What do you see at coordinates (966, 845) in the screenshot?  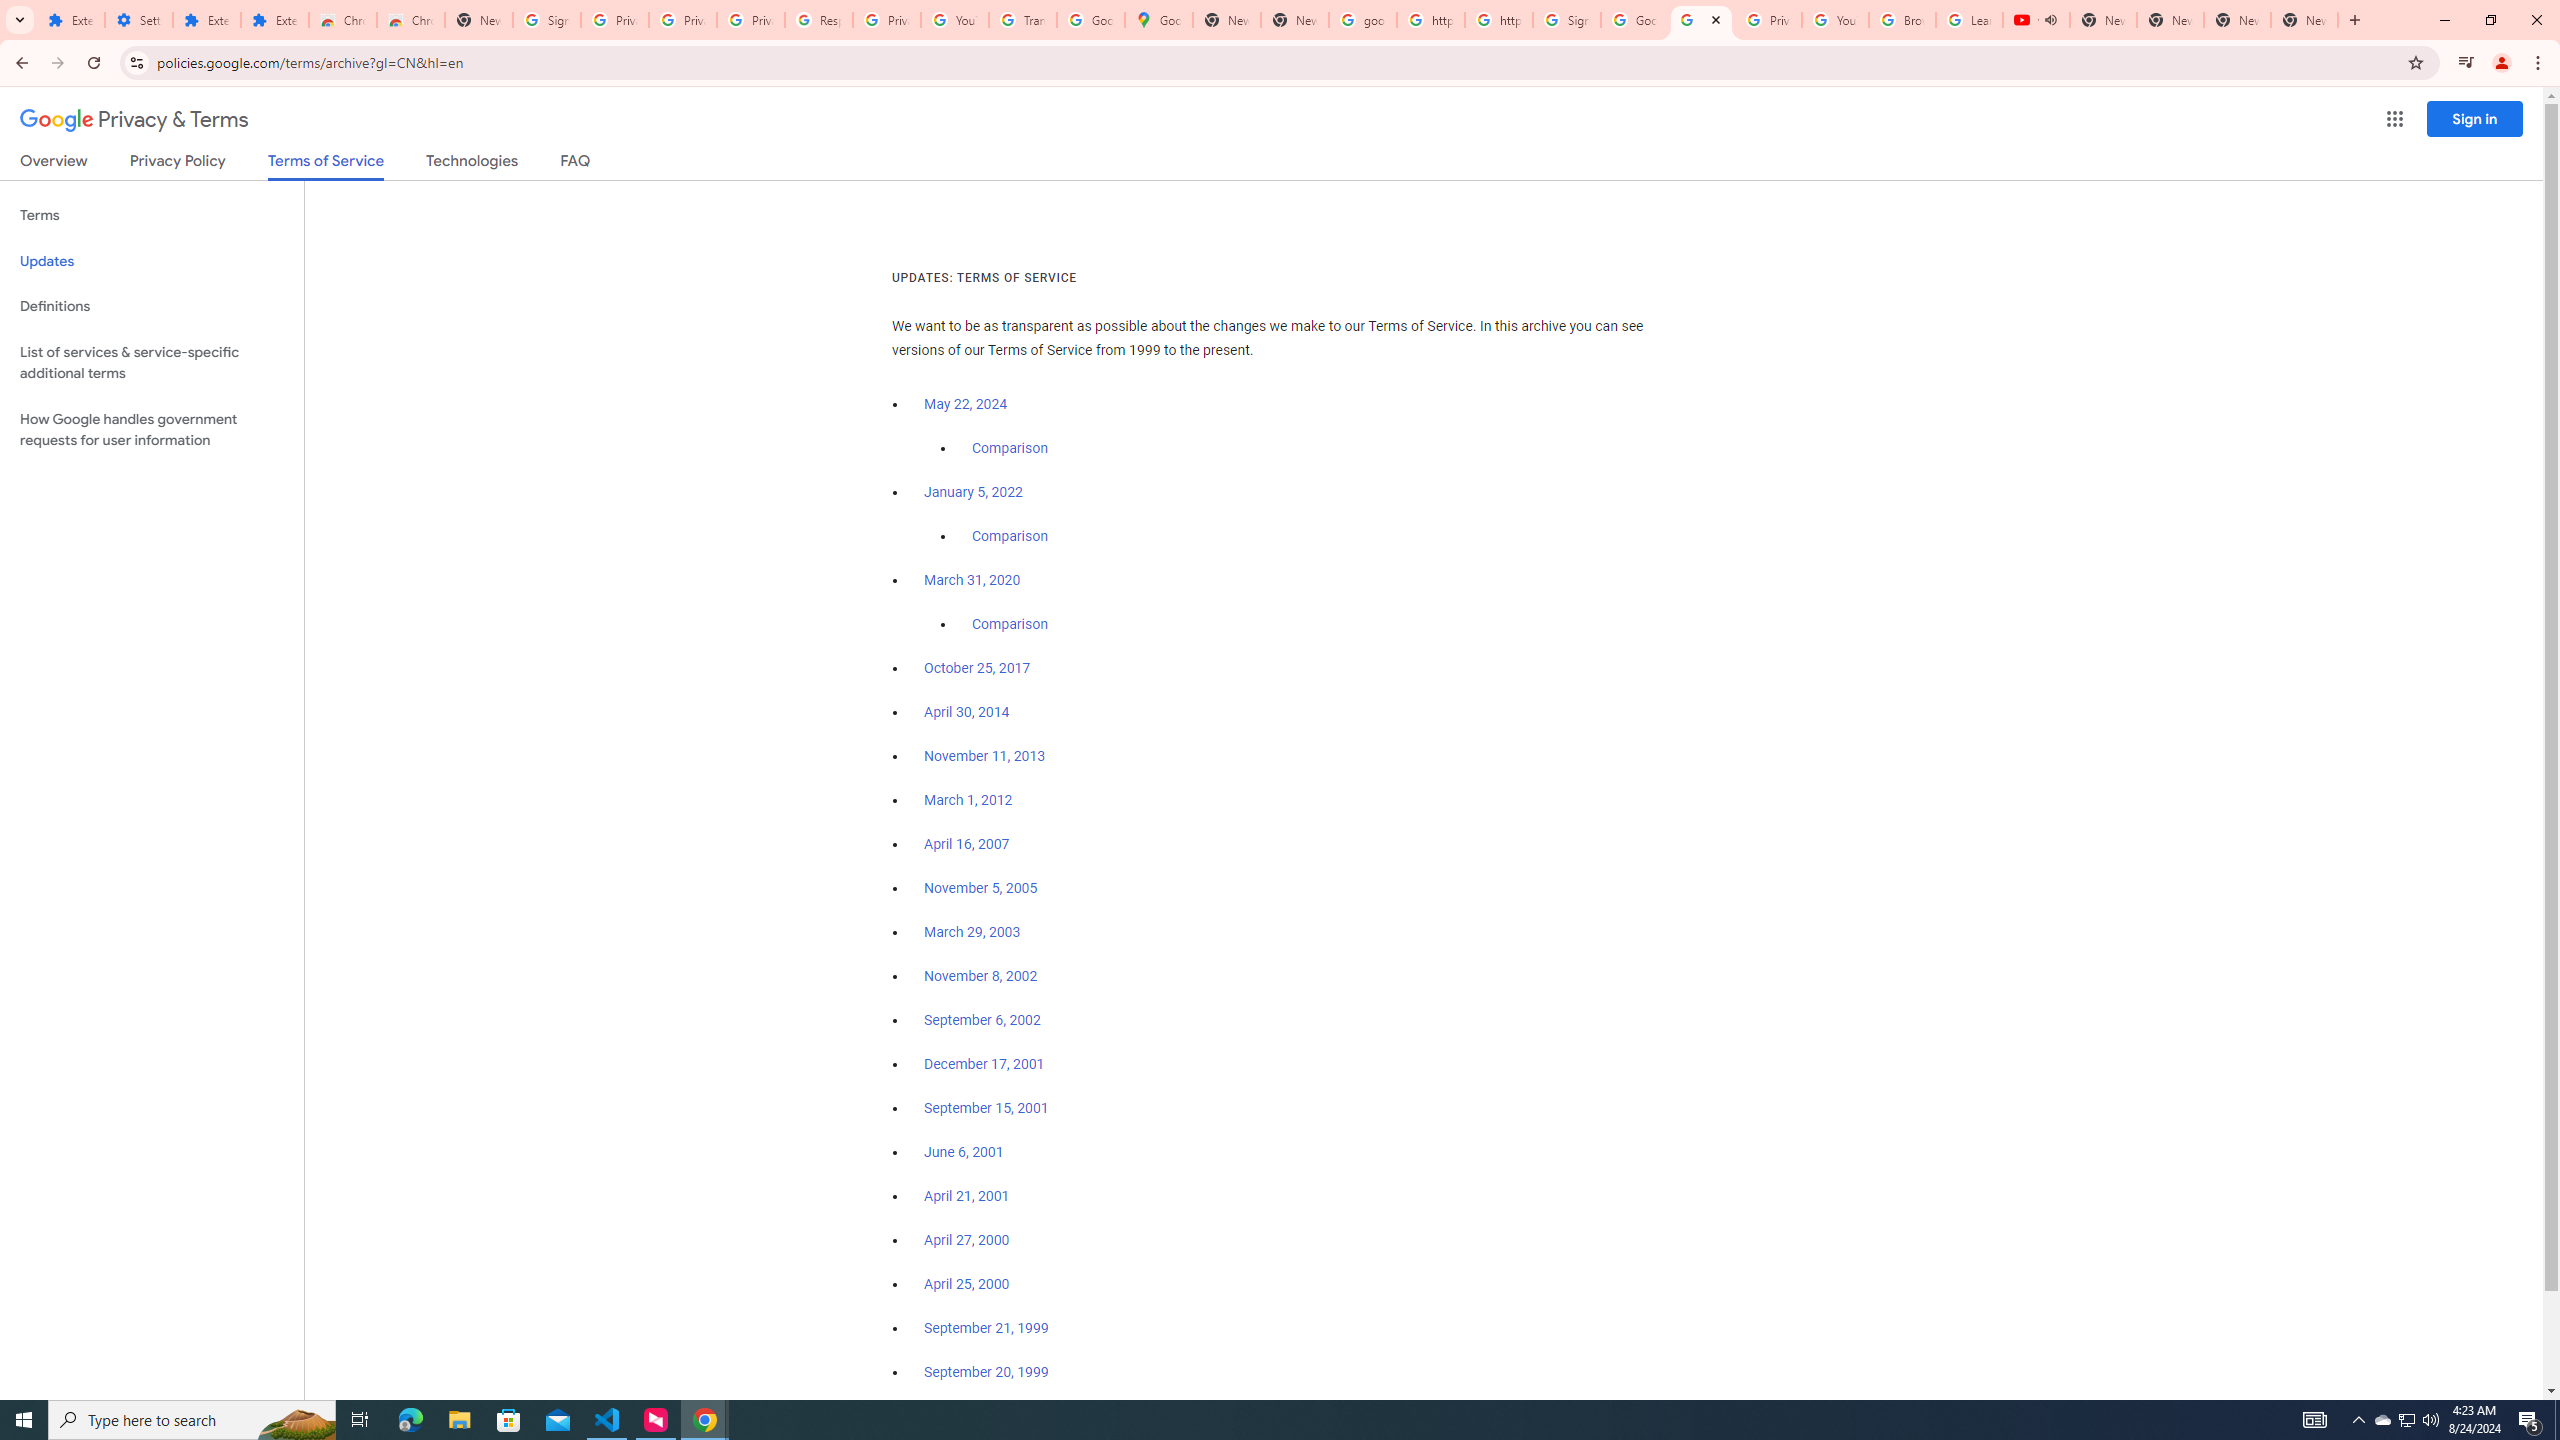 I see `'April 16, 2007'` at bounding box center [966, 845].